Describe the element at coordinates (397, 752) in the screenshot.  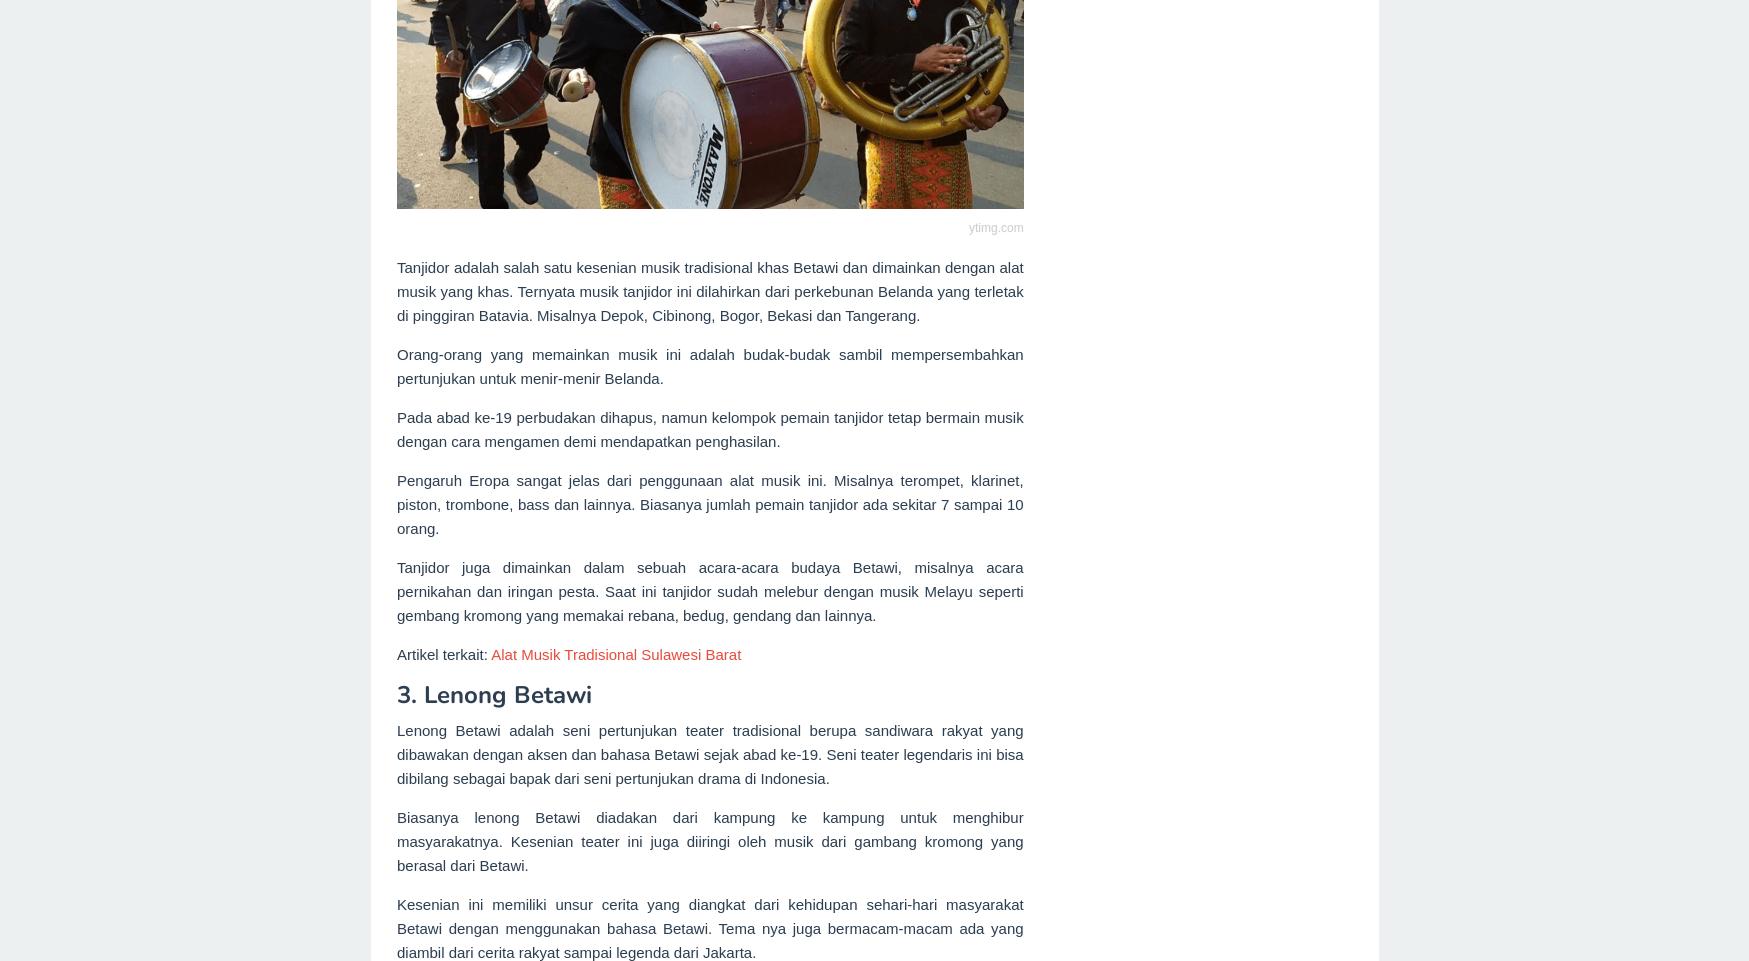
I see `'Lenong Betawi adalah seni pertunjukan teater tradisional berupa sandiwara rakyat yang dibawakan dengan aksen dan bahasa Betawi sejak abad ke-19. Seni teater legendaris ini bisa dibilang sebagai bapak dari seni pertunjukan drama di Indonesia.'` at that location.